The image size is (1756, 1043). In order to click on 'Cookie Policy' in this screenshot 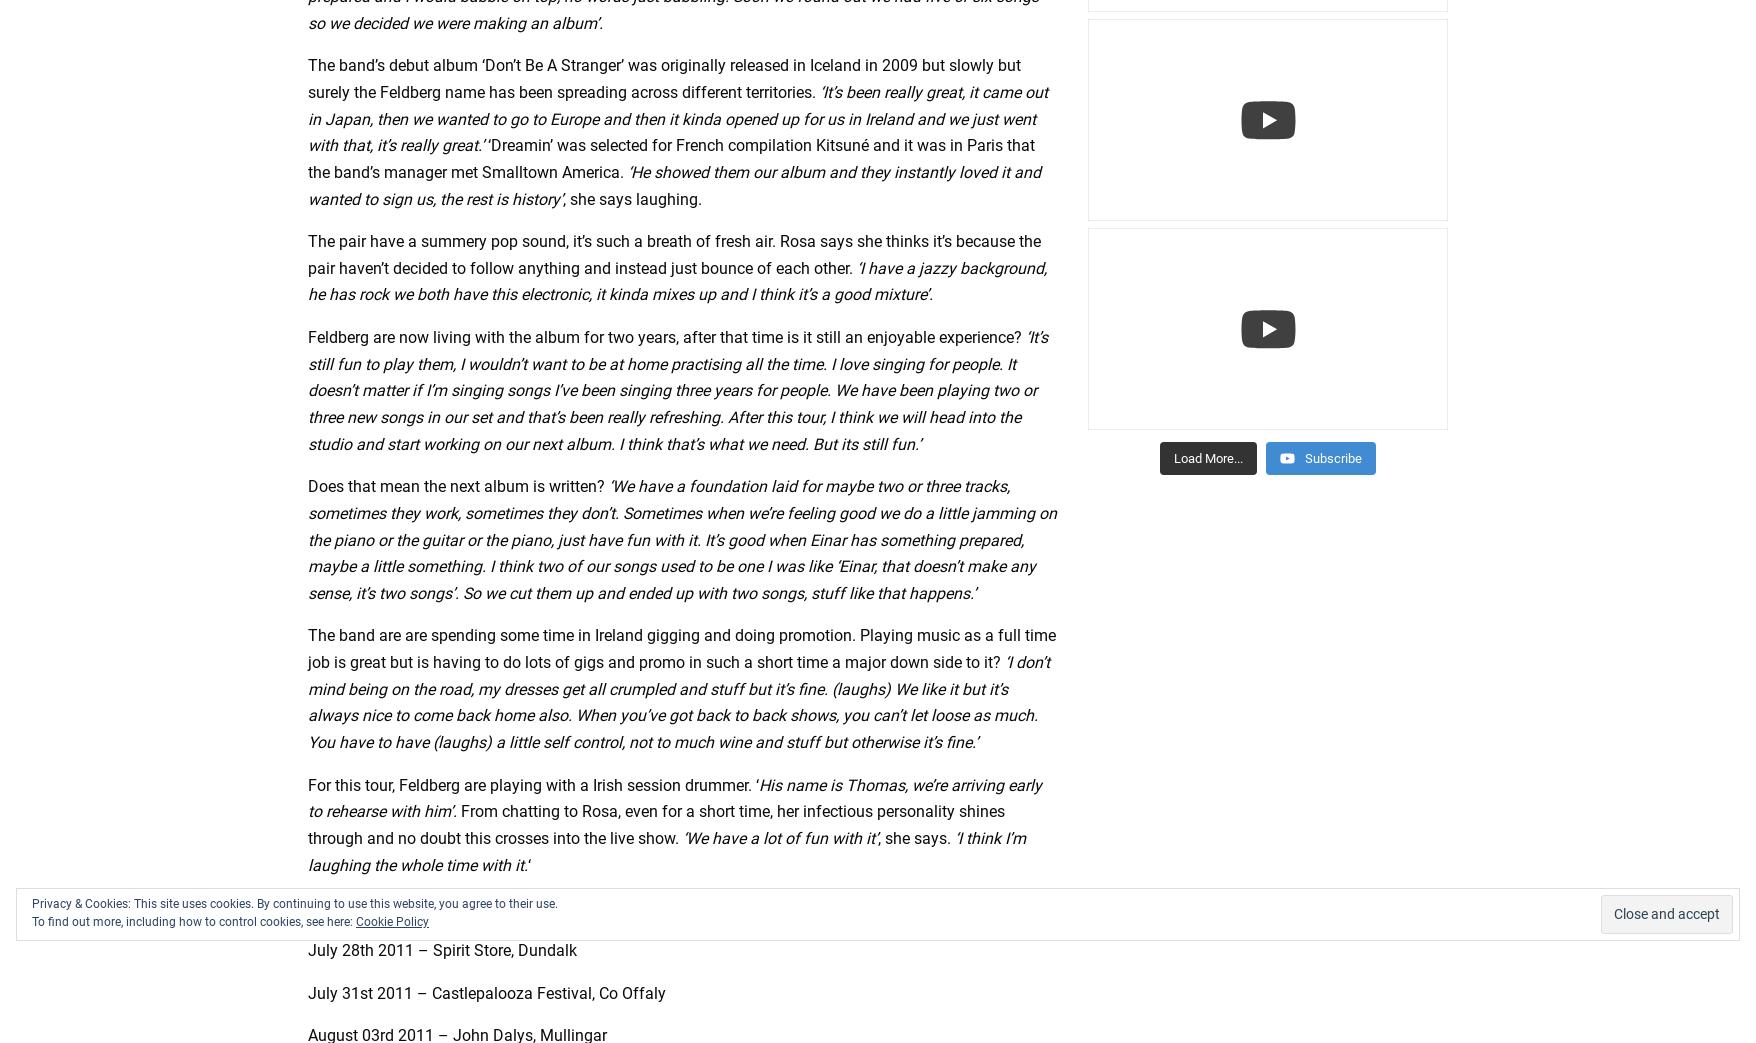, I will do `click(391, 921)`.